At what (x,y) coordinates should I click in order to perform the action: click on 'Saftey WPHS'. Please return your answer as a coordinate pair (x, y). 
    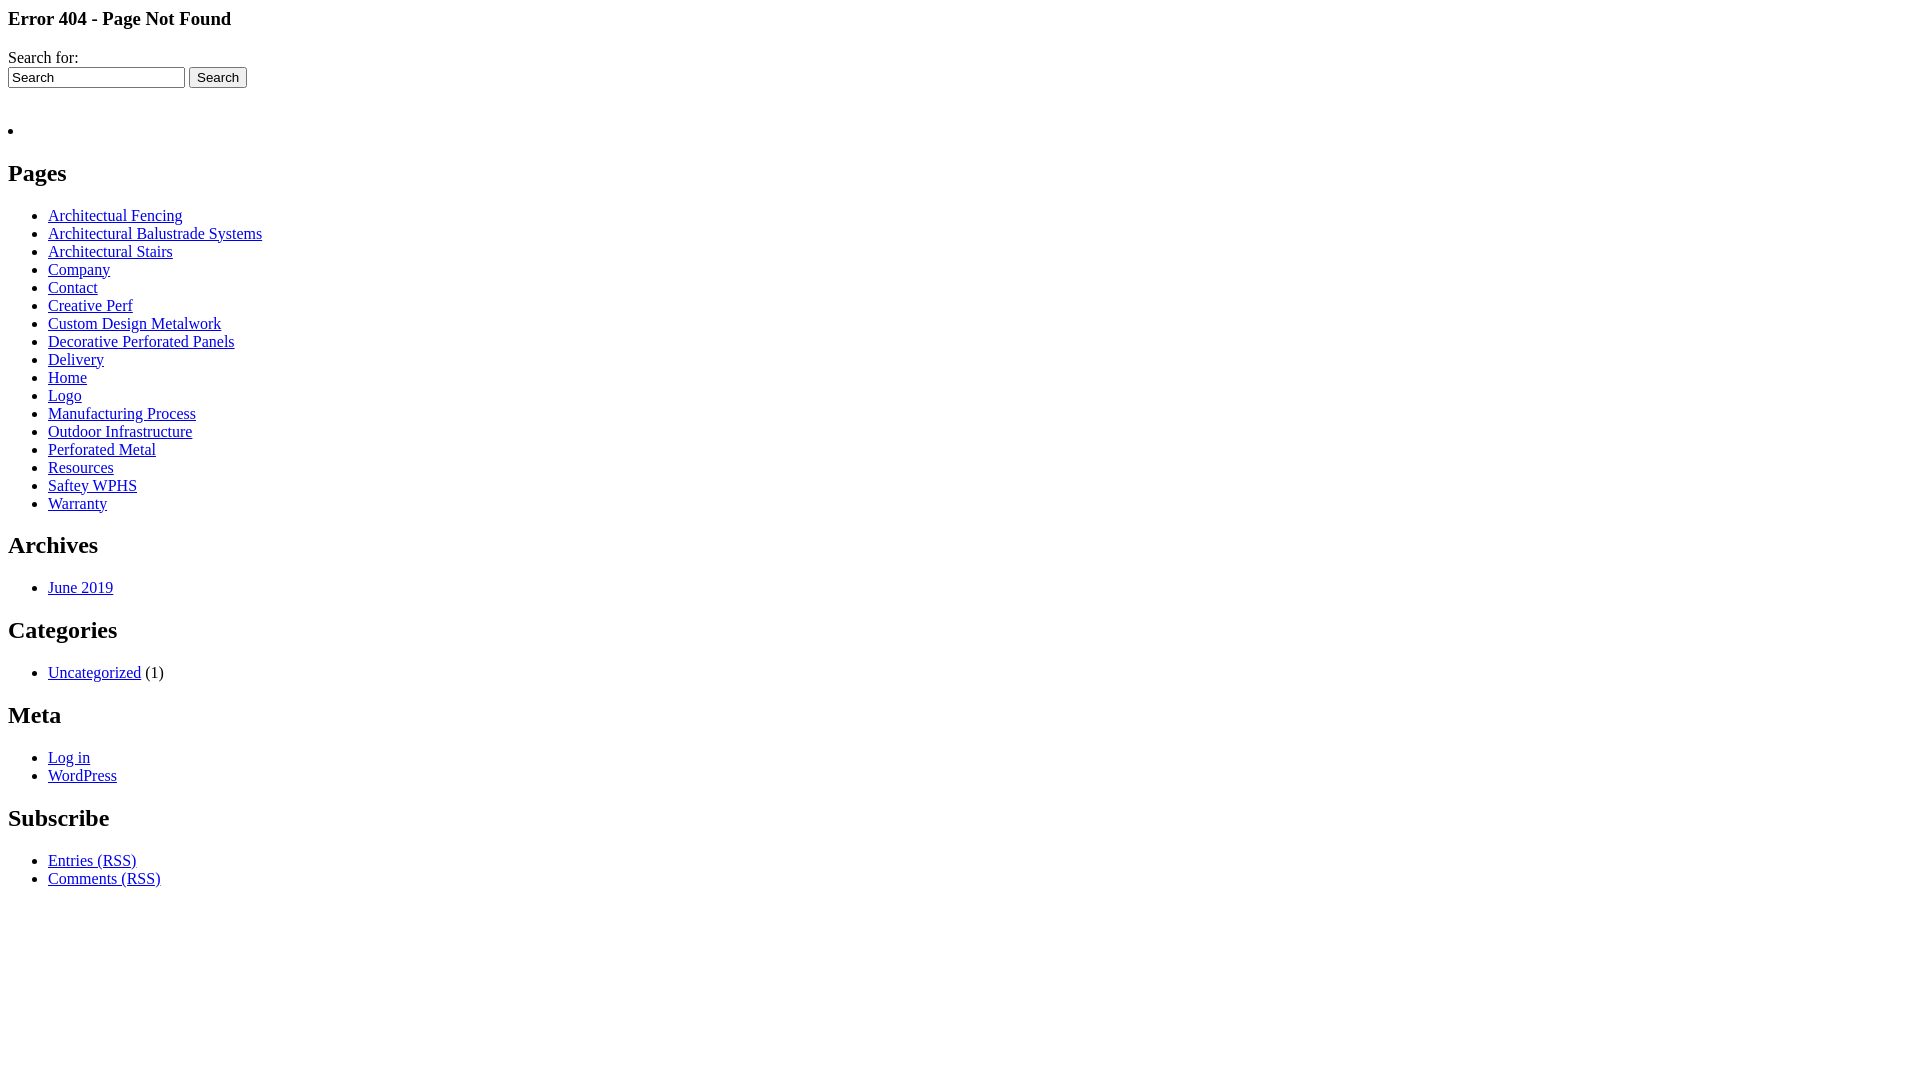
    Looking at the image, I should click on (91, 485).